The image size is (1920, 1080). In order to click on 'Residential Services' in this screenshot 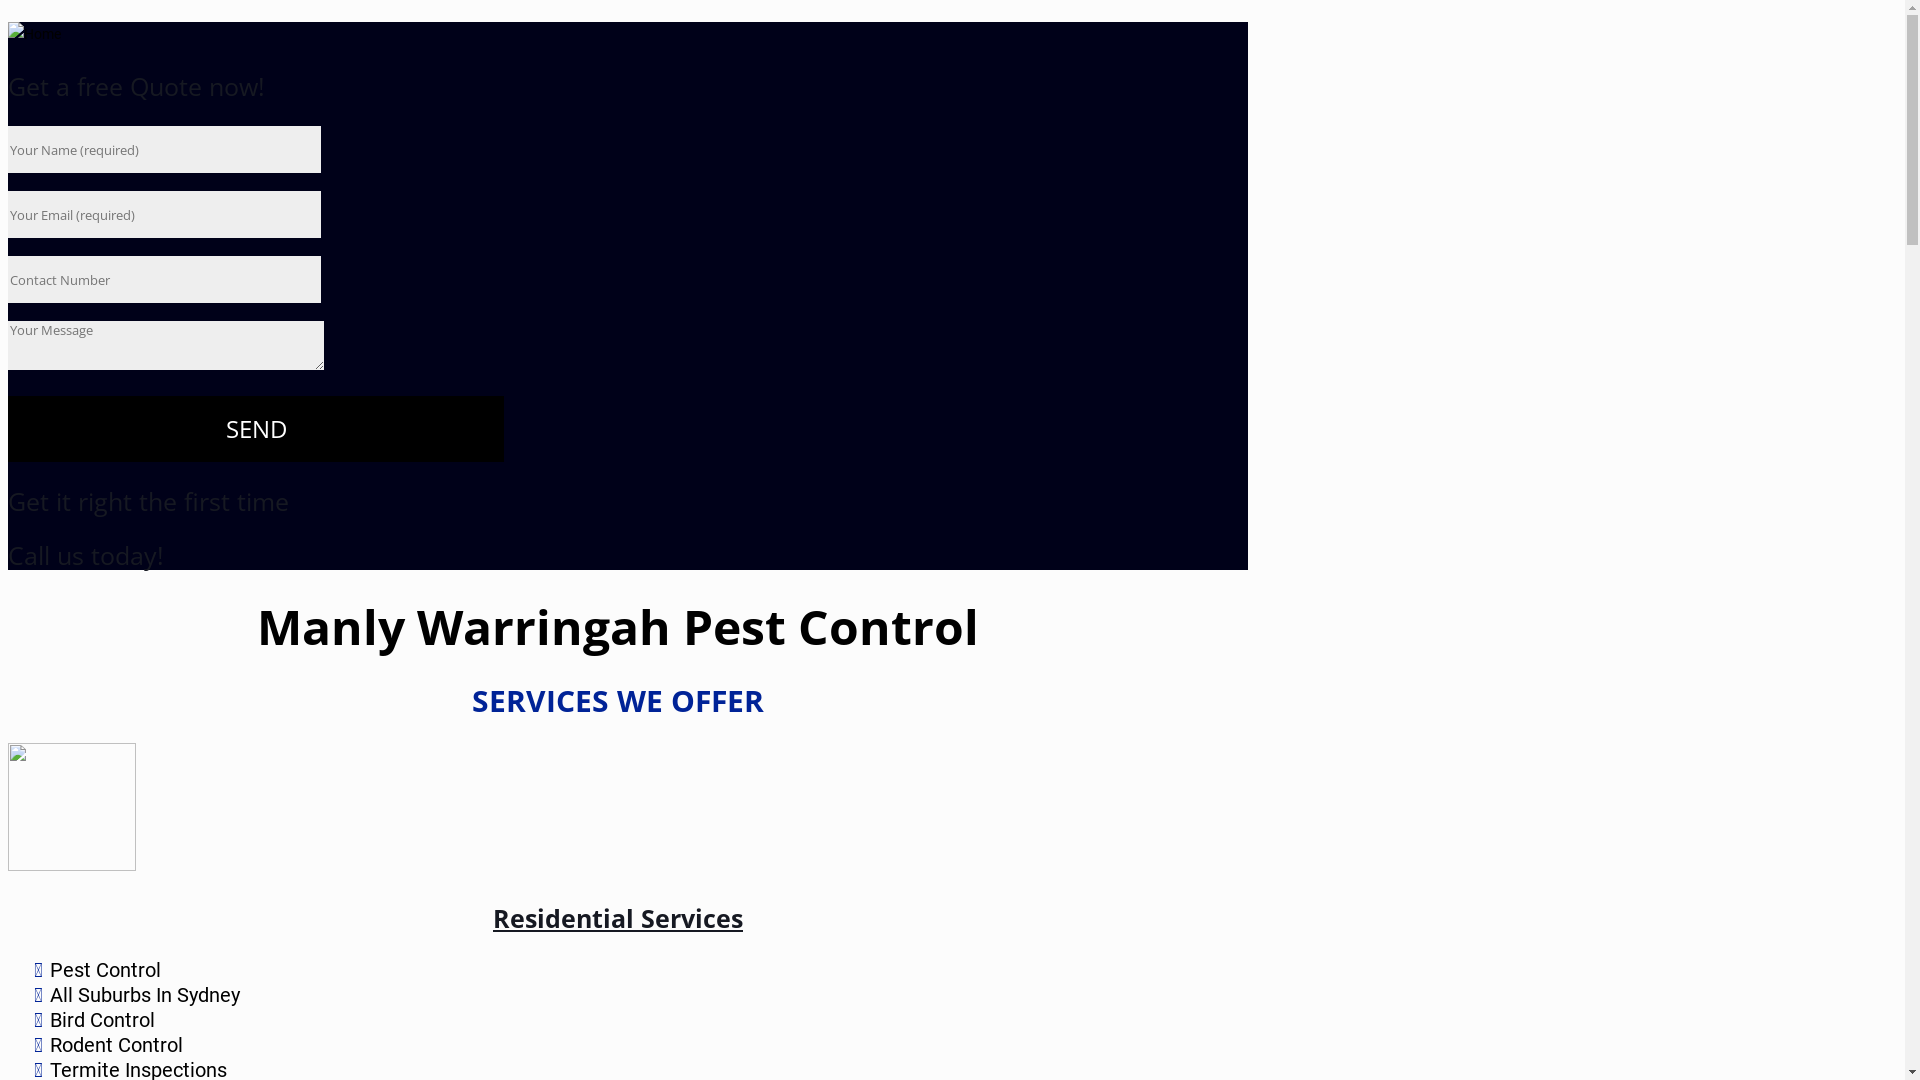, I will do `click(617, 918)`.